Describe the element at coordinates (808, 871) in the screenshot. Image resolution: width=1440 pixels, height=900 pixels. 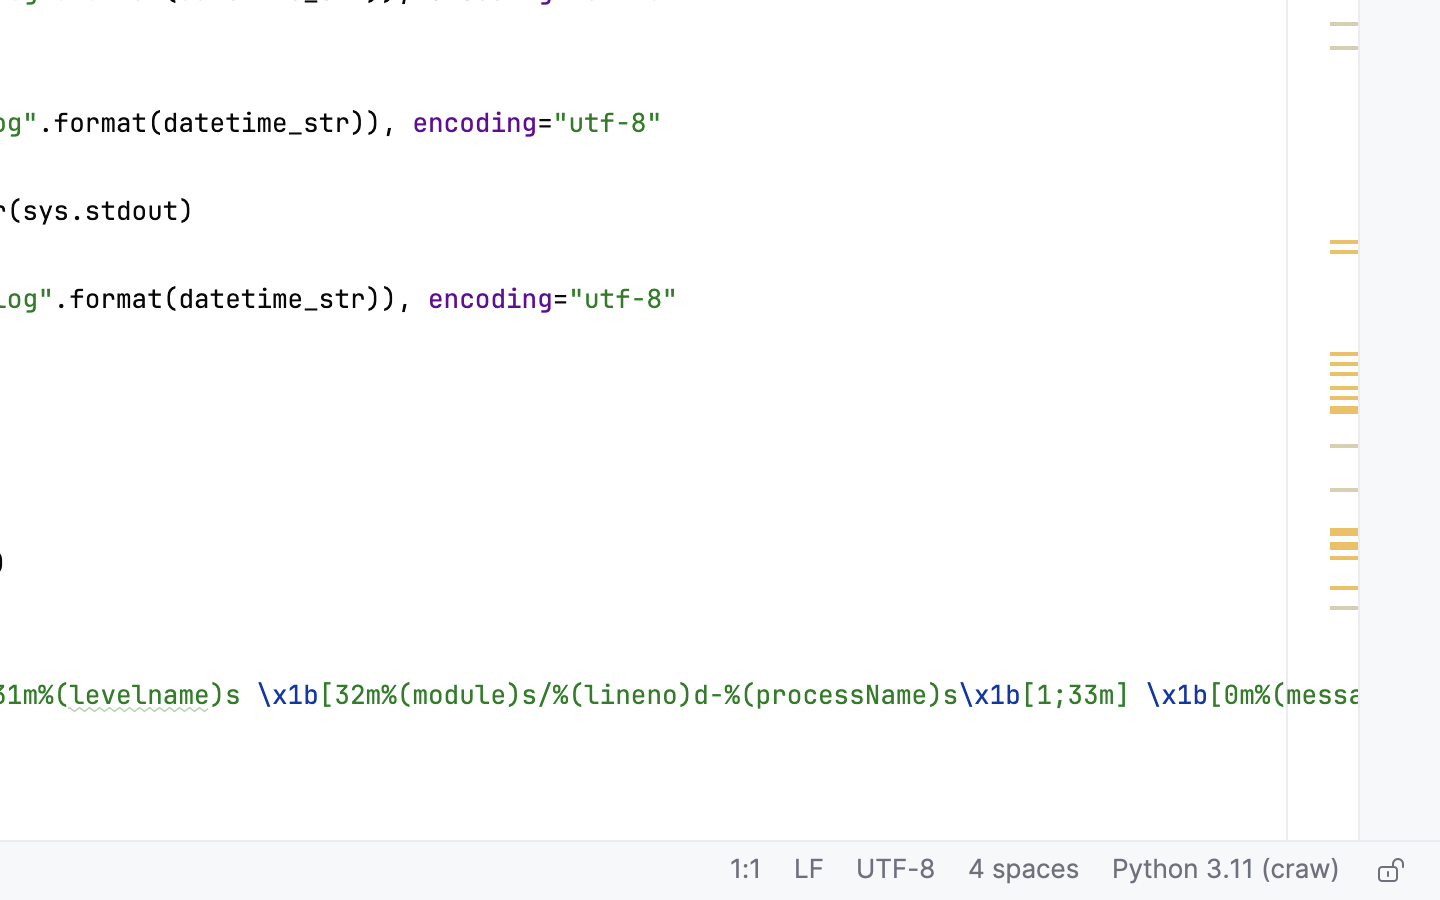
I see `'LF'` at that location.